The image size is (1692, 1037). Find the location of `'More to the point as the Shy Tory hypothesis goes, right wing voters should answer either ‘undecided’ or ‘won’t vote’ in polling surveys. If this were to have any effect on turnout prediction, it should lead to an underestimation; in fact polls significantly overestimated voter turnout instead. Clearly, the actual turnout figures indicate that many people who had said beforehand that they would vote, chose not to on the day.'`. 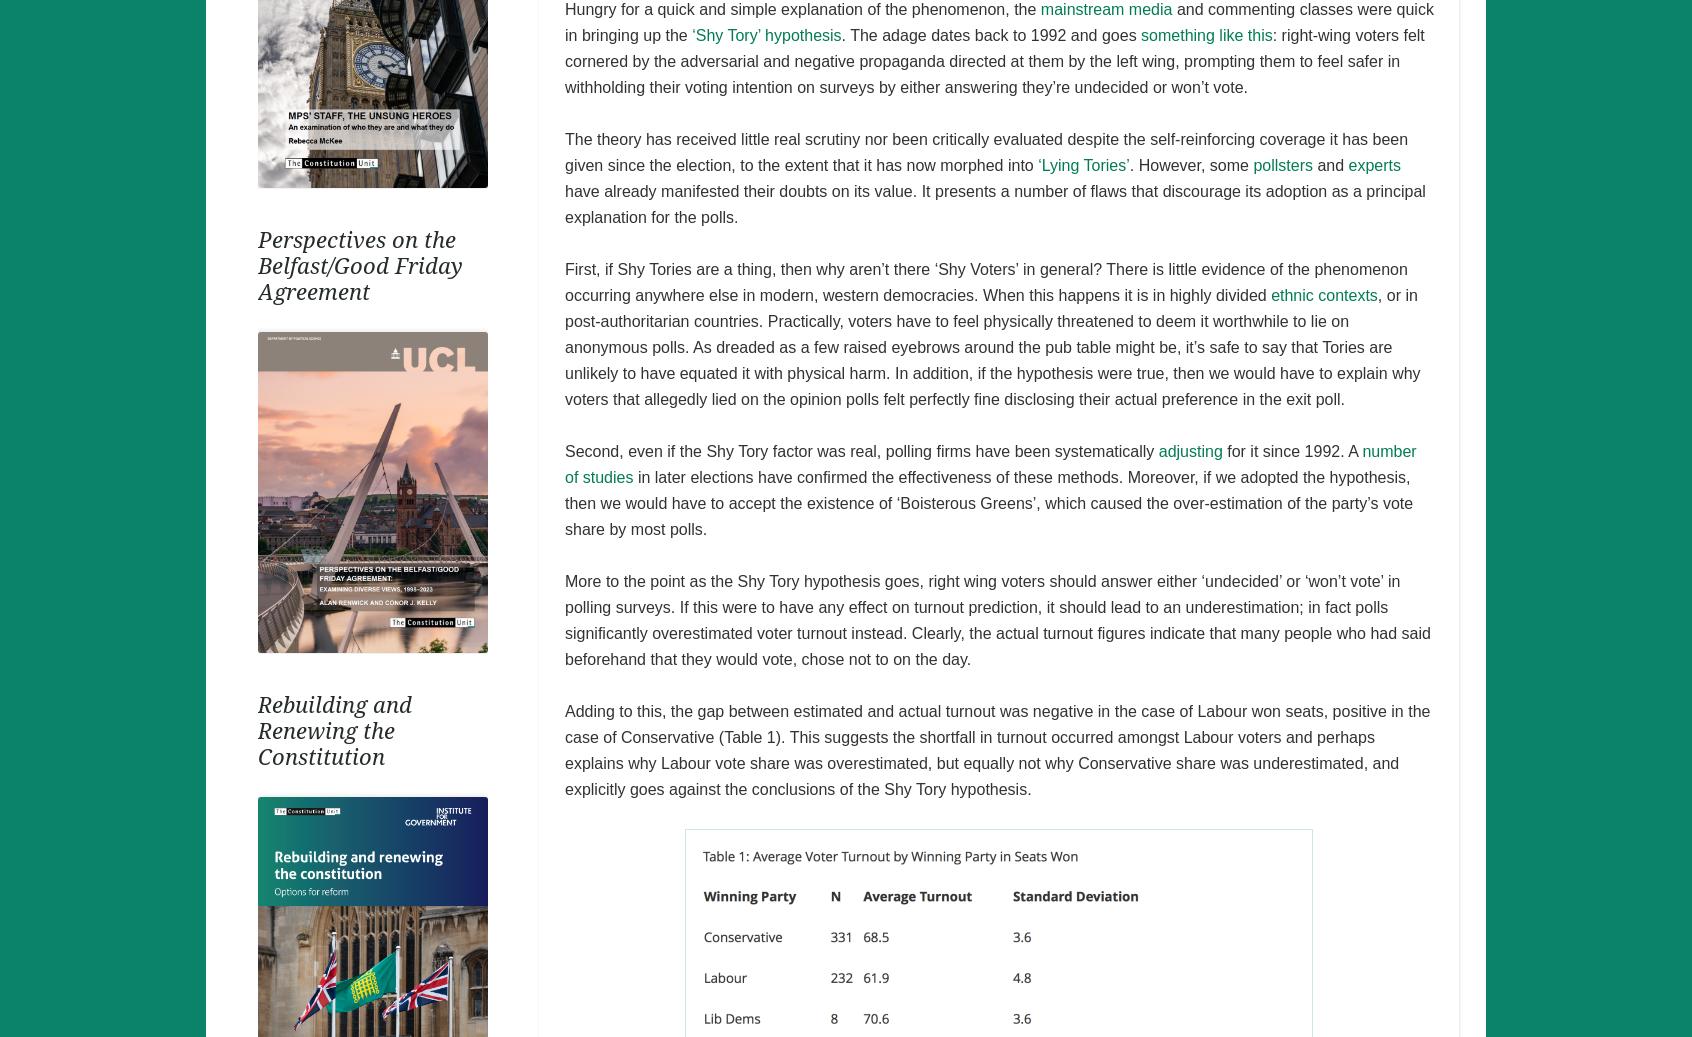

'More to the point as the Shy Tory hypothesis goes, right wing voters should answer either ‘undecided’ or ‘won’t vote’ in polling surveys. If this were to have any effect on turnout prediction, it should lead to an underestimation; in fact polls significantly overestimated voter turnout instead. Clearly, the actual turnout figures indicate that many people who had said beforehand that they would vote, chose not to on the day.' is located at coordinates (995, 619).